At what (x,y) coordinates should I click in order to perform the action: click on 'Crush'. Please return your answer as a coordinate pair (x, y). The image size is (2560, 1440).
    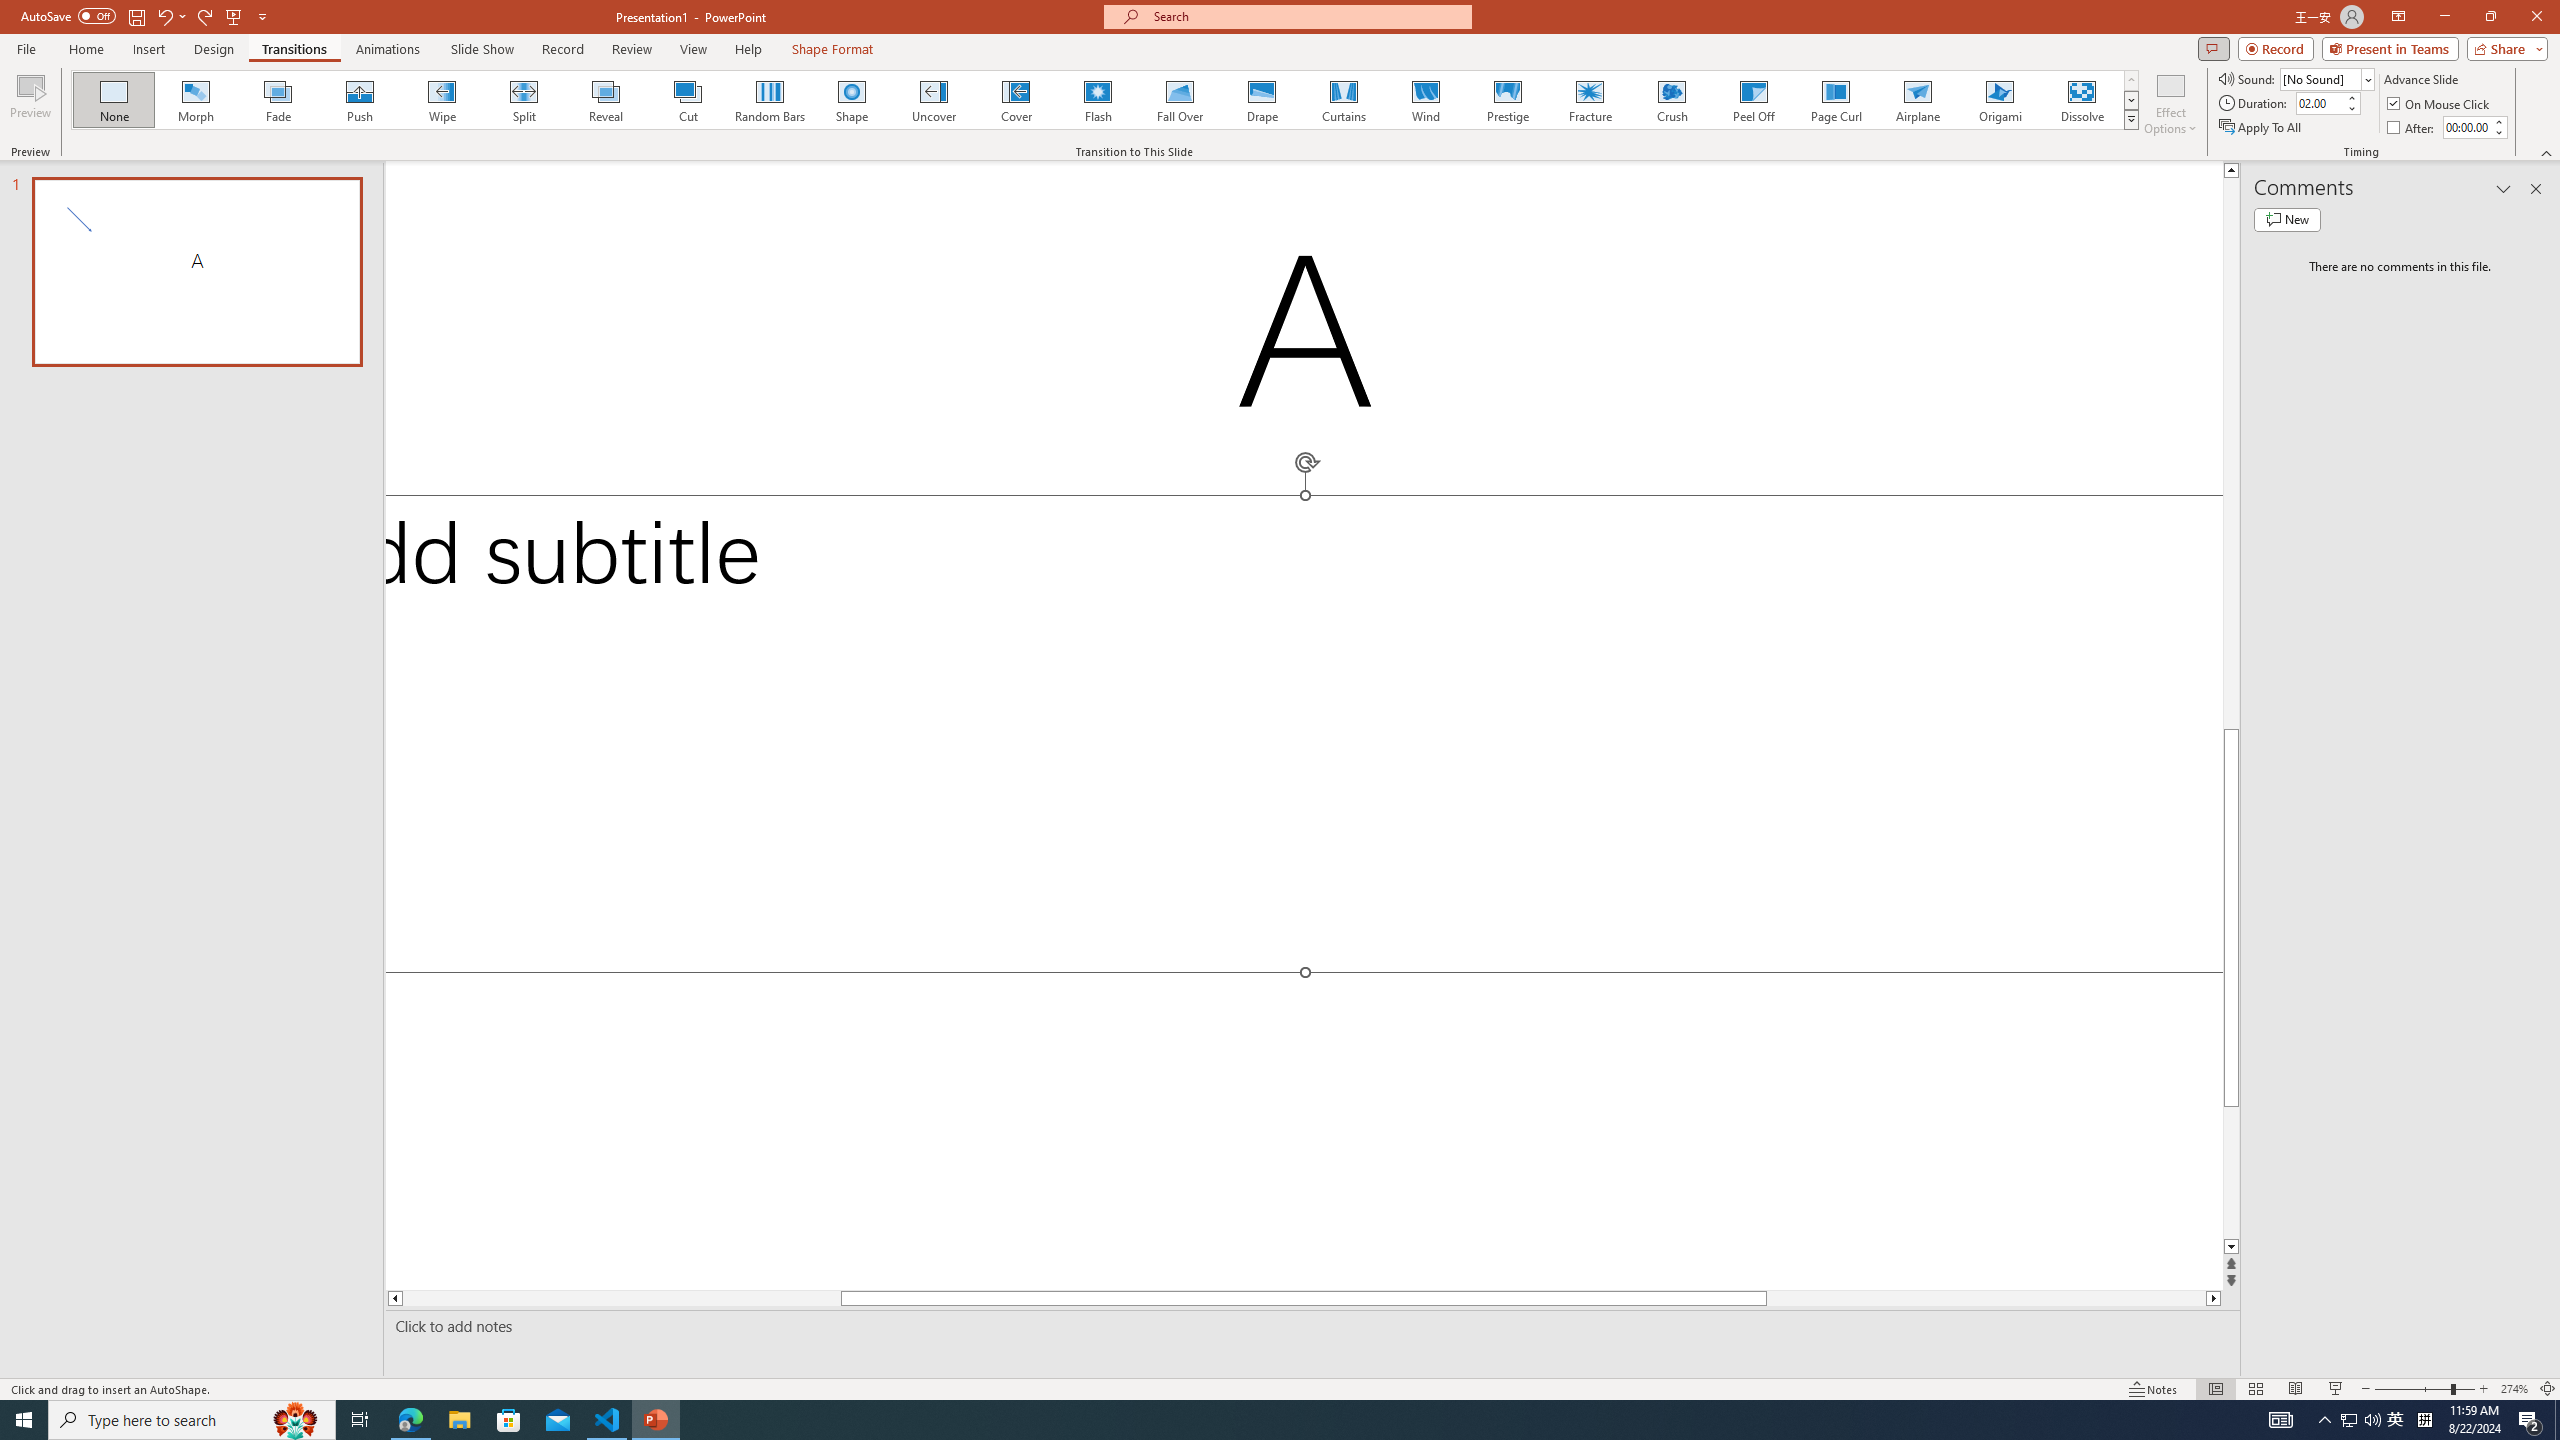
    Looking at the image, I should click on (1671, 99).